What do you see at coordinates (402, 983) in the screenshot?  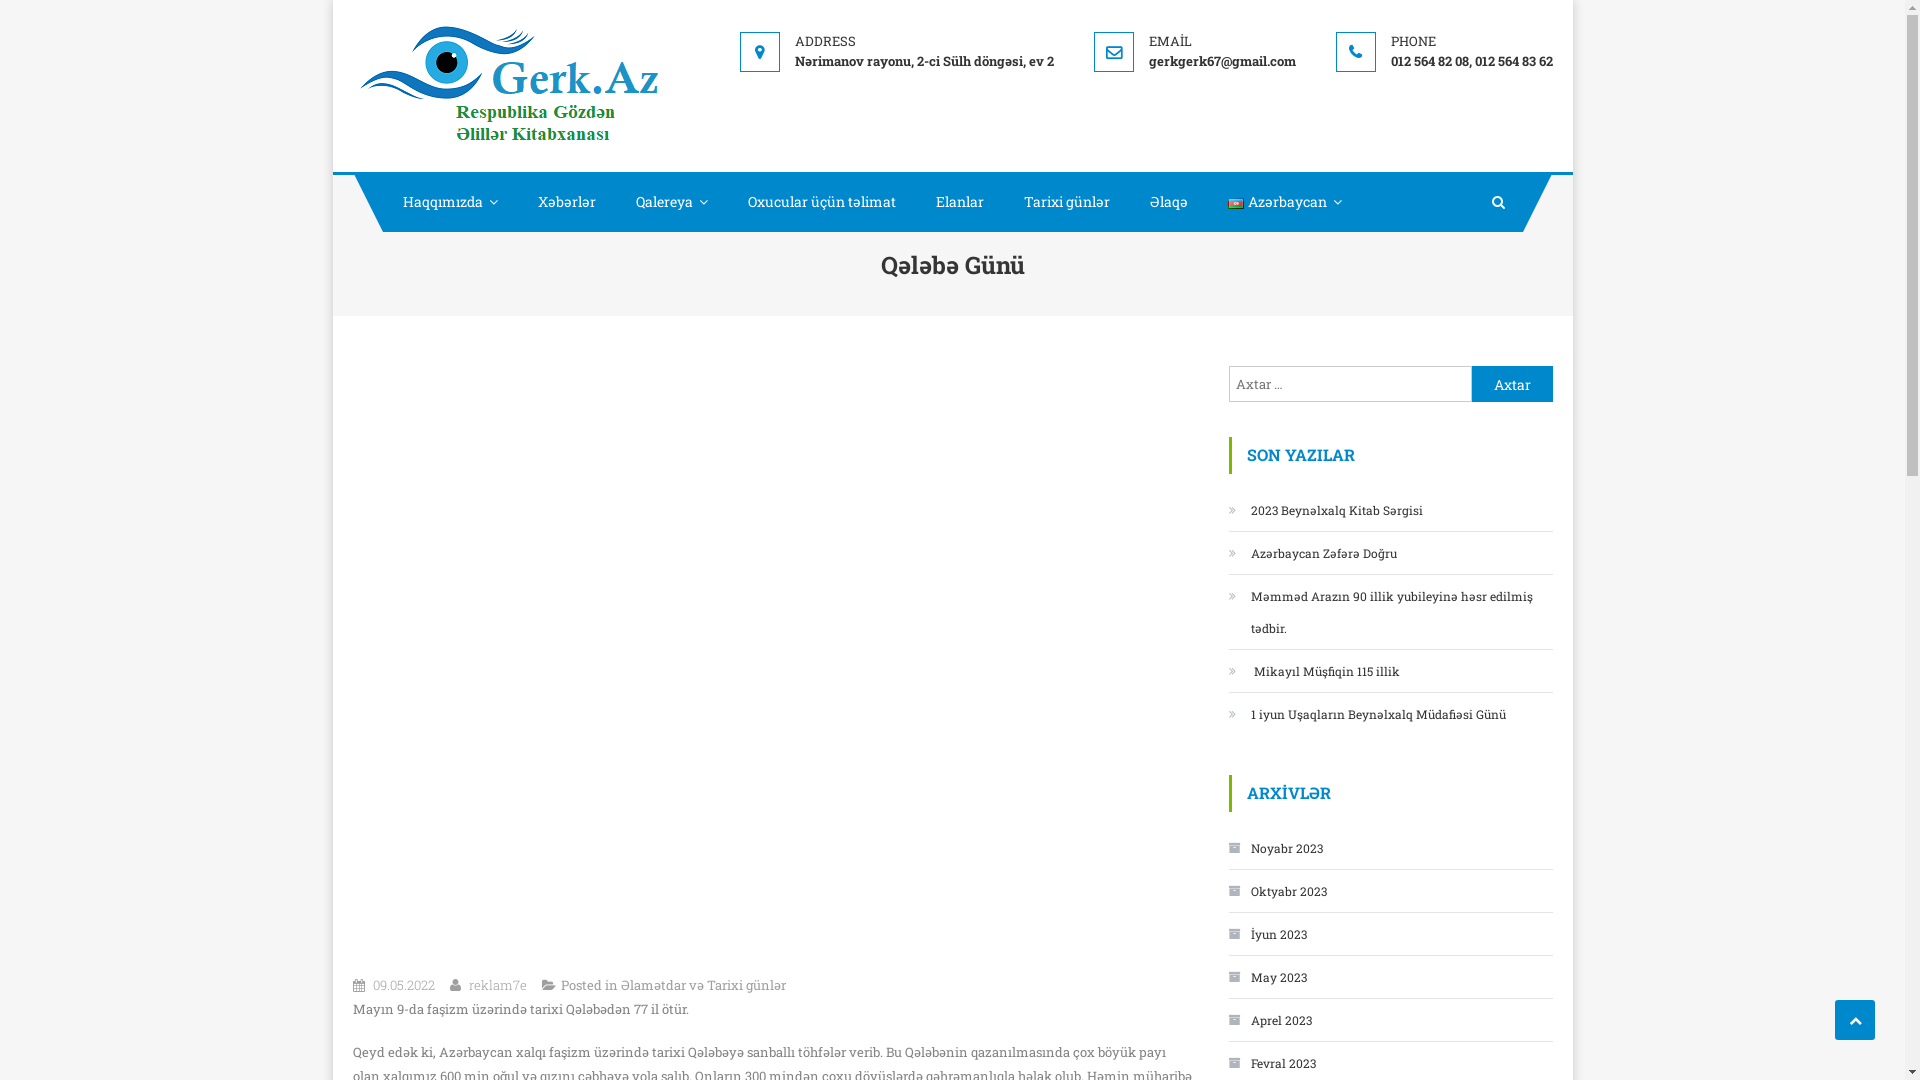 I see `'09.05.2022'` at bounding box center [402, 983].